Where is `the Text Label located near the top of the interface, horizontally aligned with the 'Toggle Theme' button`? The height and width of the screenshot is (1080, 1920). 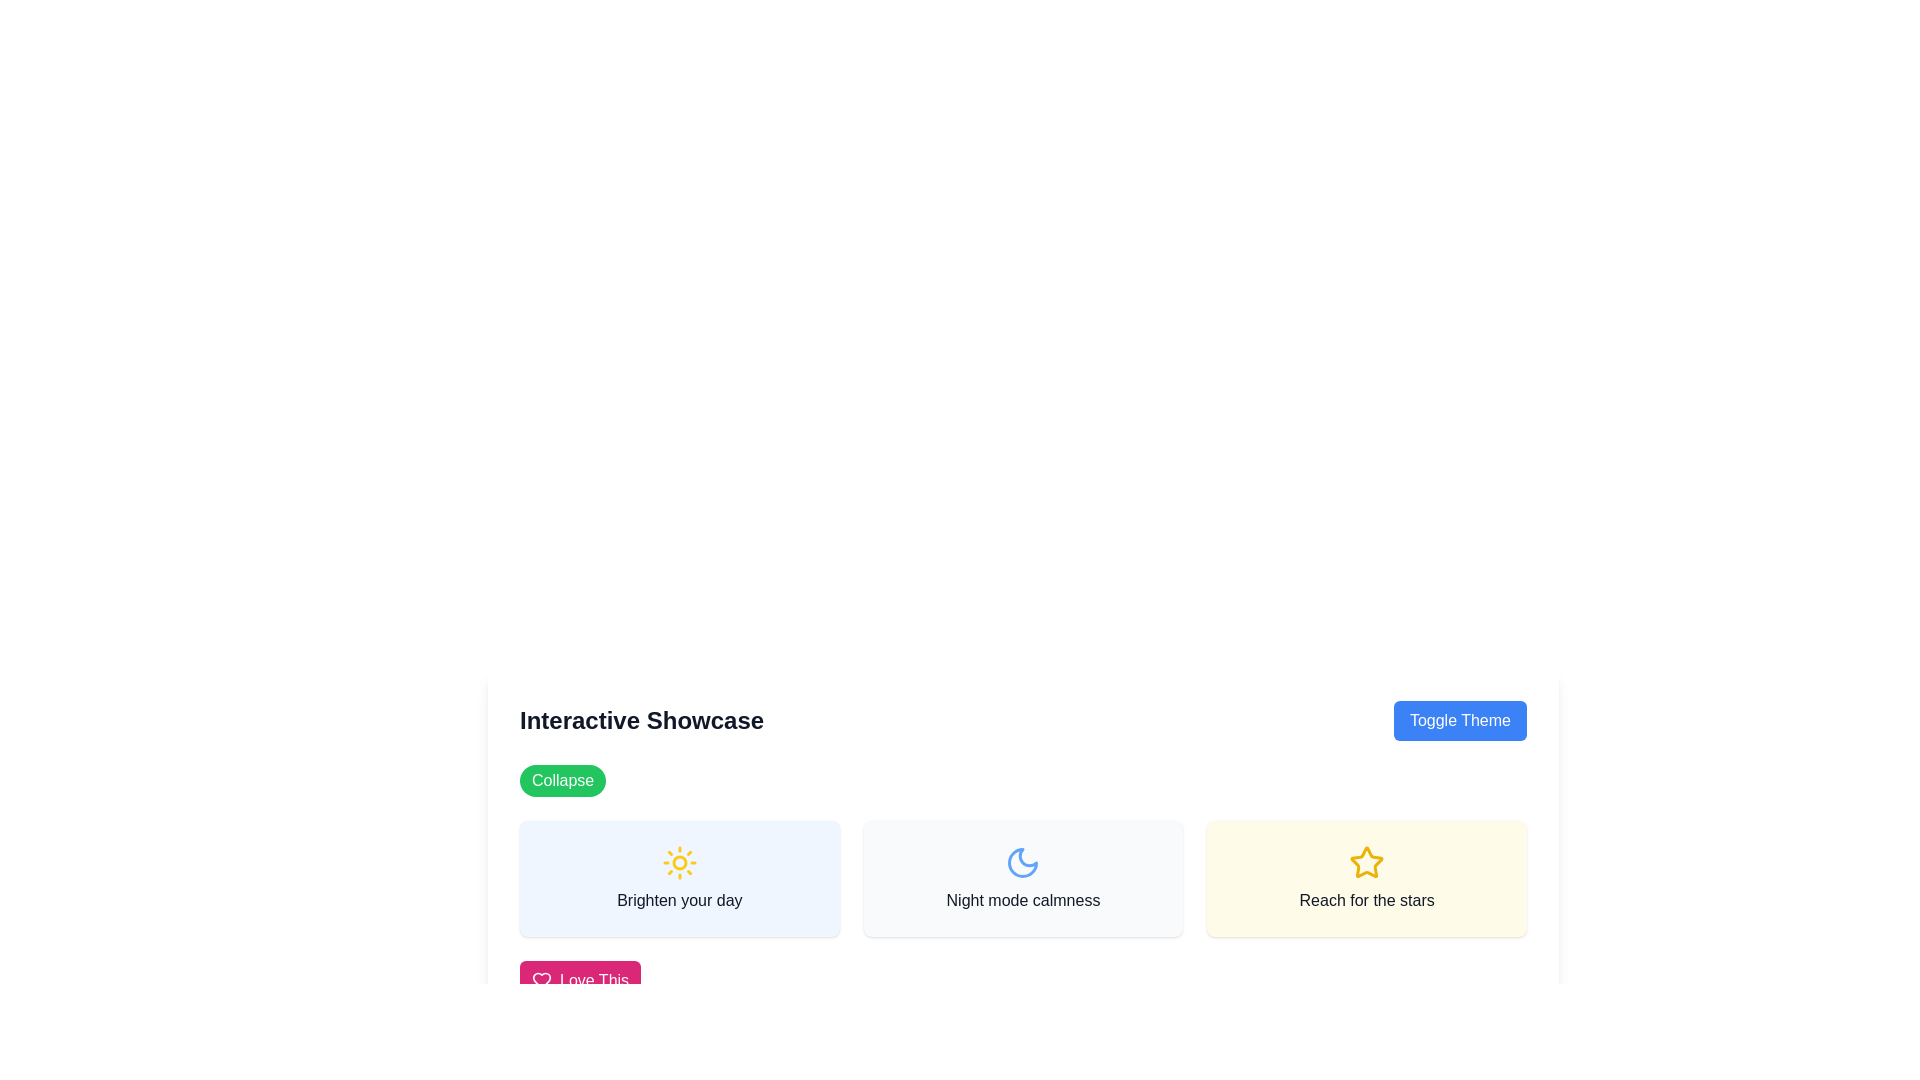
the Text Label located near the top of the interface, horizontally aligned with the 'Toggle Theme' button is located at coordinates (642, 721).